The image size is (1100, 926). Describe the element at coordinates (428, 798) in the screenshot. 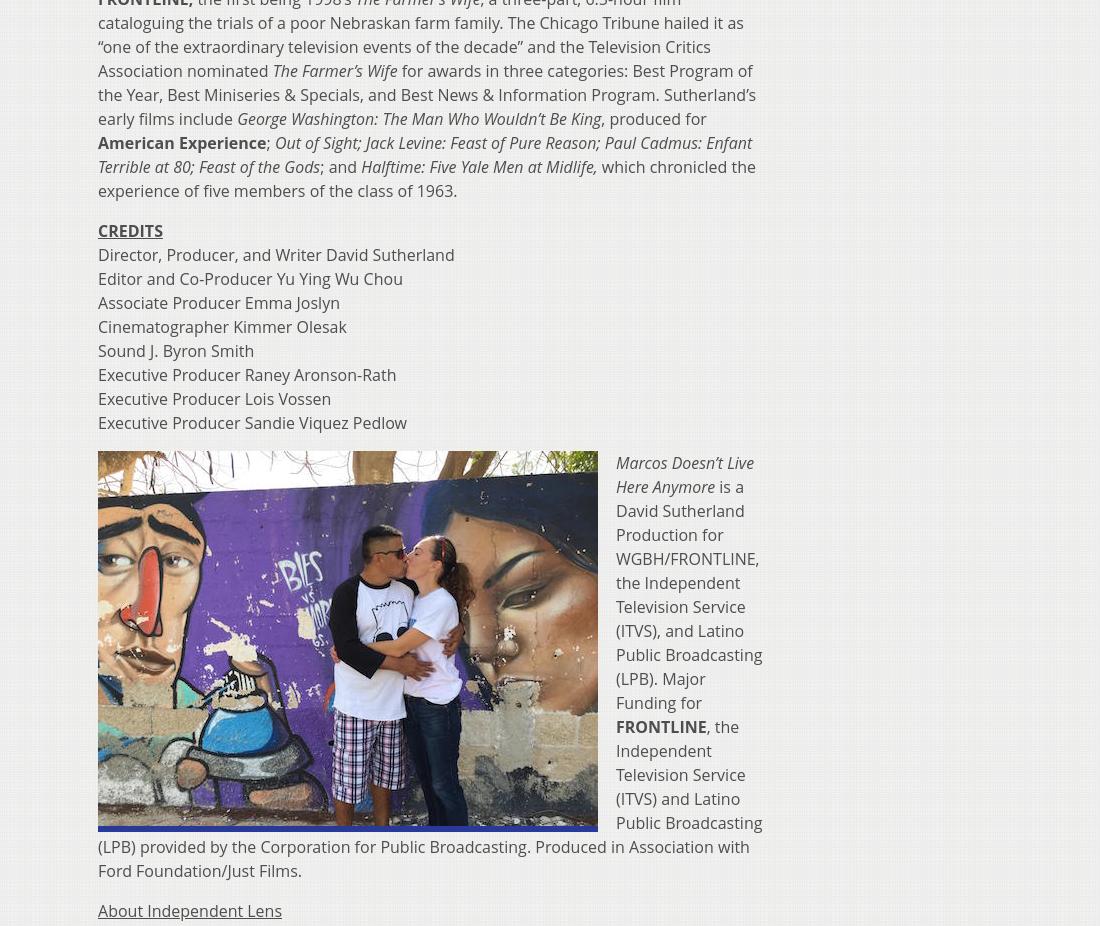

I see `', the Independent Television Service (ITVS) and Latino Public Broadcasting (LPB) provided by the Corporation for Public Broadcasting. Produced in Association with Ford Foundation/Just Films.'` at that location.